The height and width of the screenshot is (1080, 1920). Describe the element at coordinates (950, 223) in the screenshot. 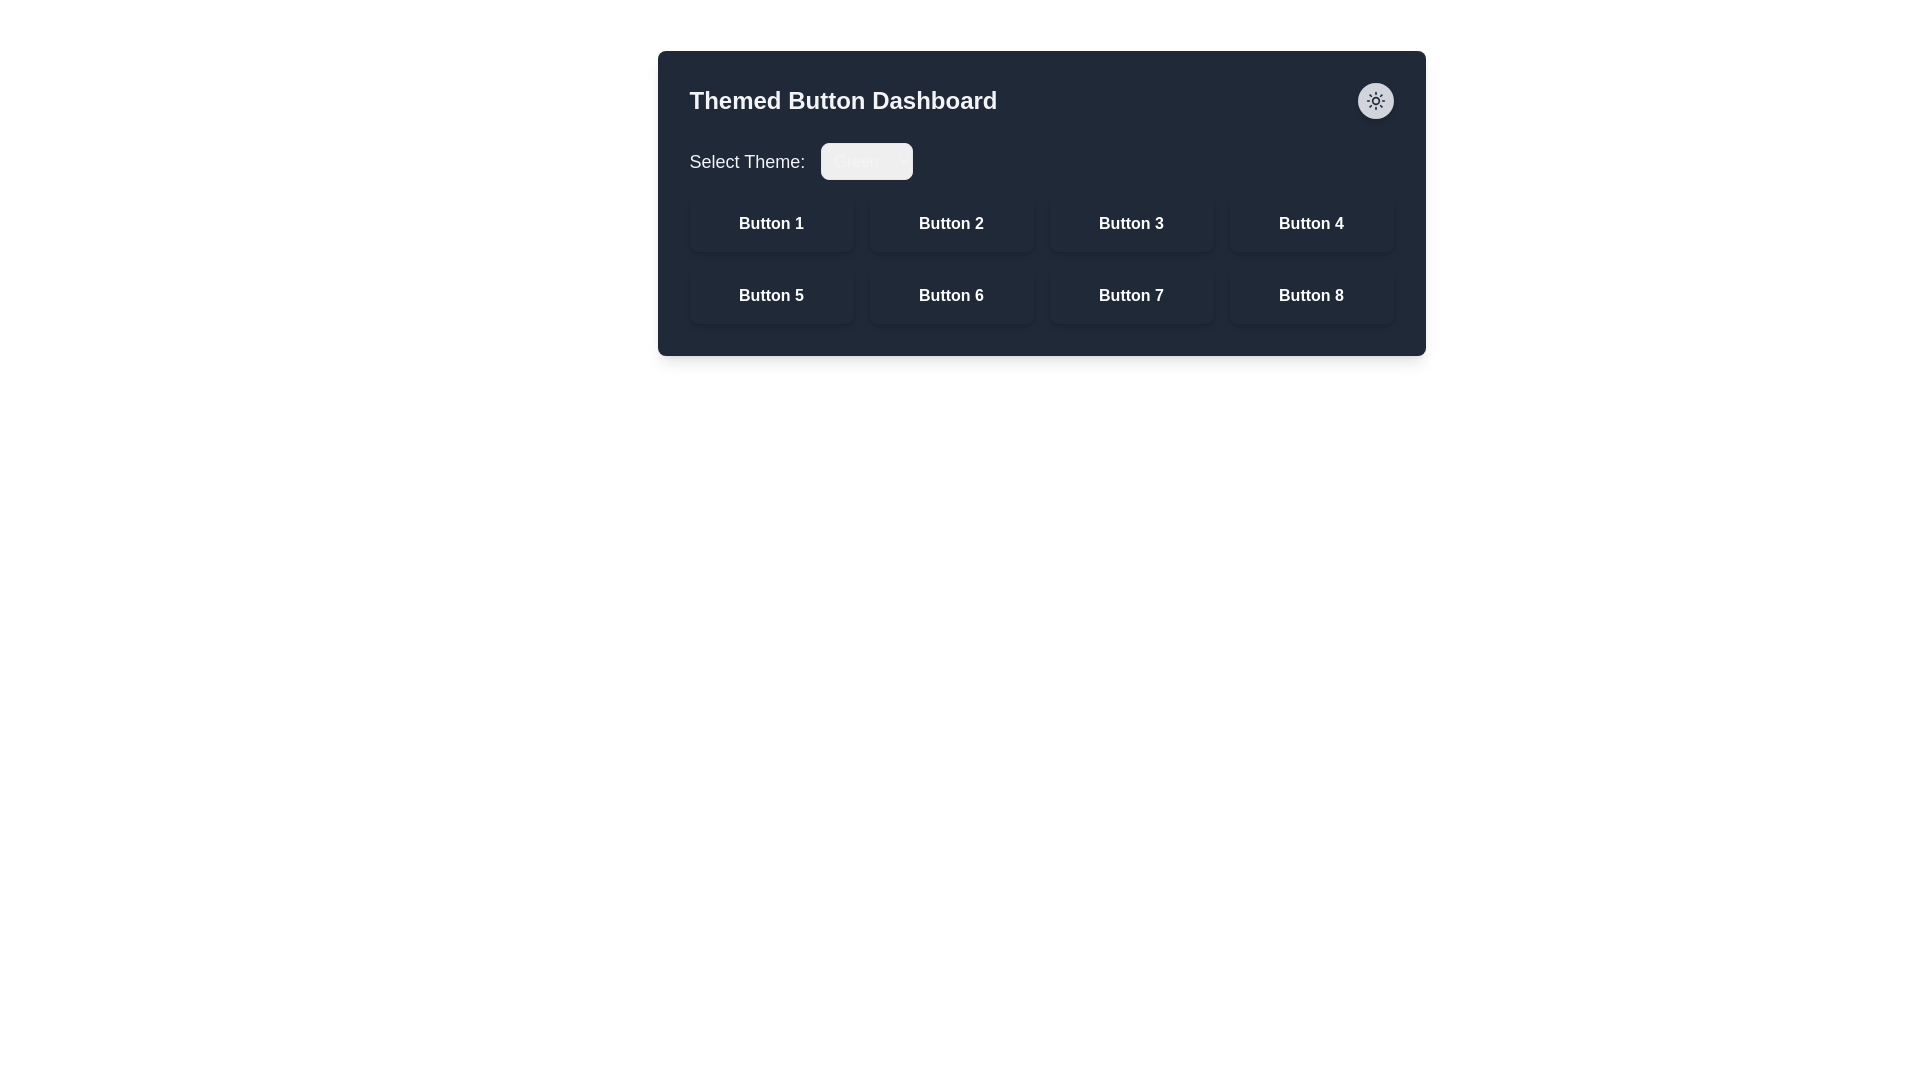

I see `the interactive button located in the upper row of a 2x4 grid` at that location.